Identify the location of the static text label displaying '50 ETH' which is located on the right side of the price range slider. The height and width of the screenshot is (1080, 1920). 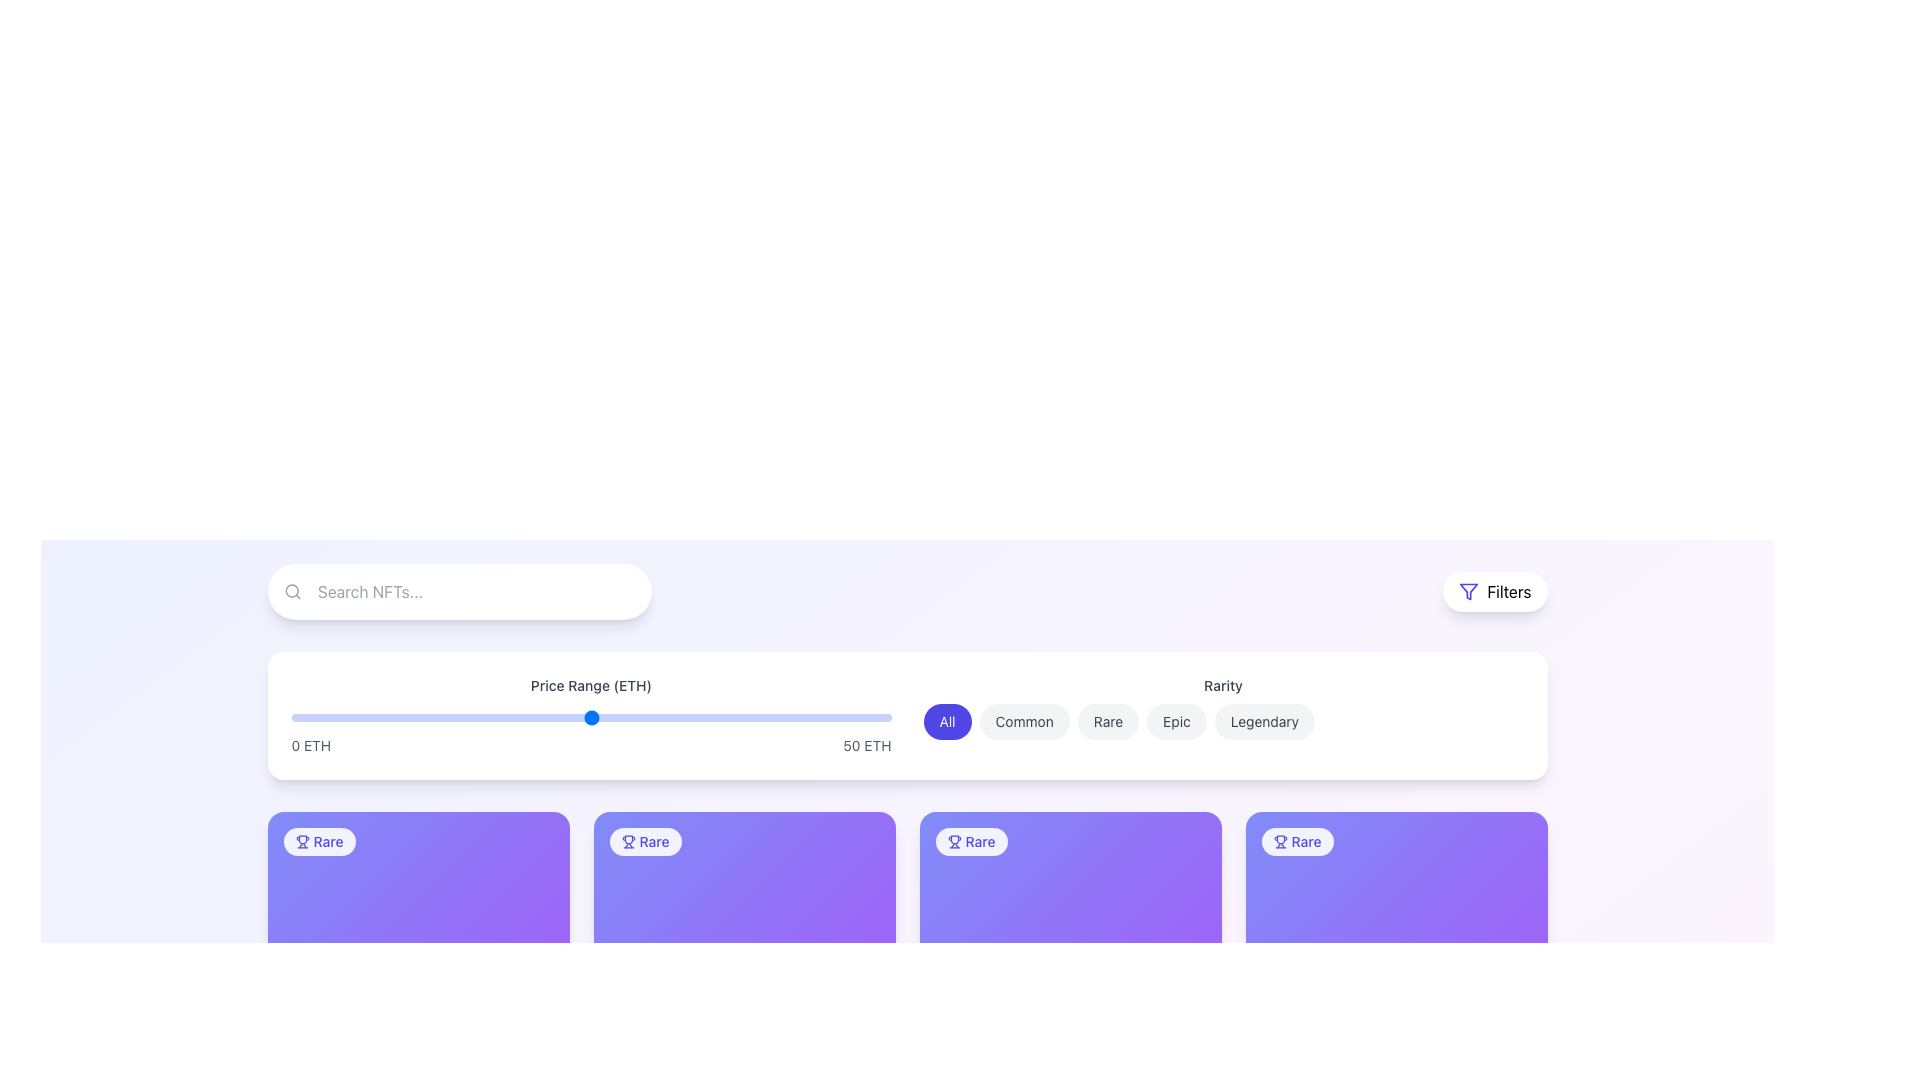
(867, 745).